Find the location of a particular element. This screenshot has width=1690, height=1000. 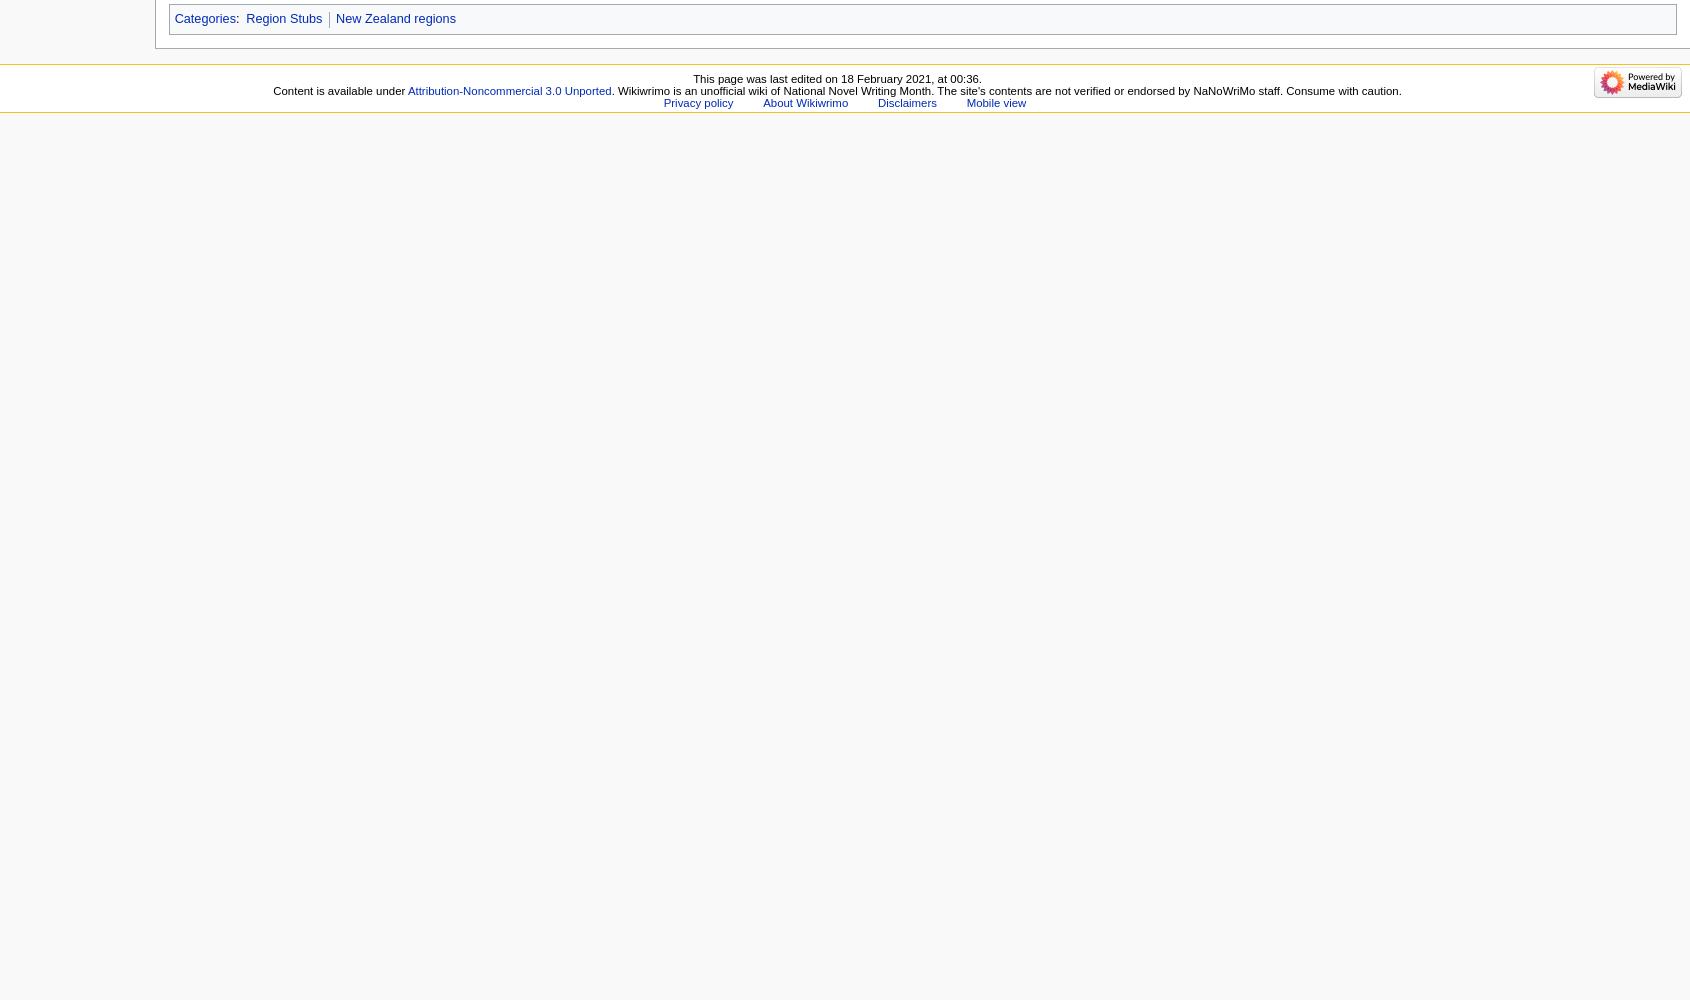

'This page was last edited on 18 February 2021, at 00:36.' is located at coordinates (837, 77).